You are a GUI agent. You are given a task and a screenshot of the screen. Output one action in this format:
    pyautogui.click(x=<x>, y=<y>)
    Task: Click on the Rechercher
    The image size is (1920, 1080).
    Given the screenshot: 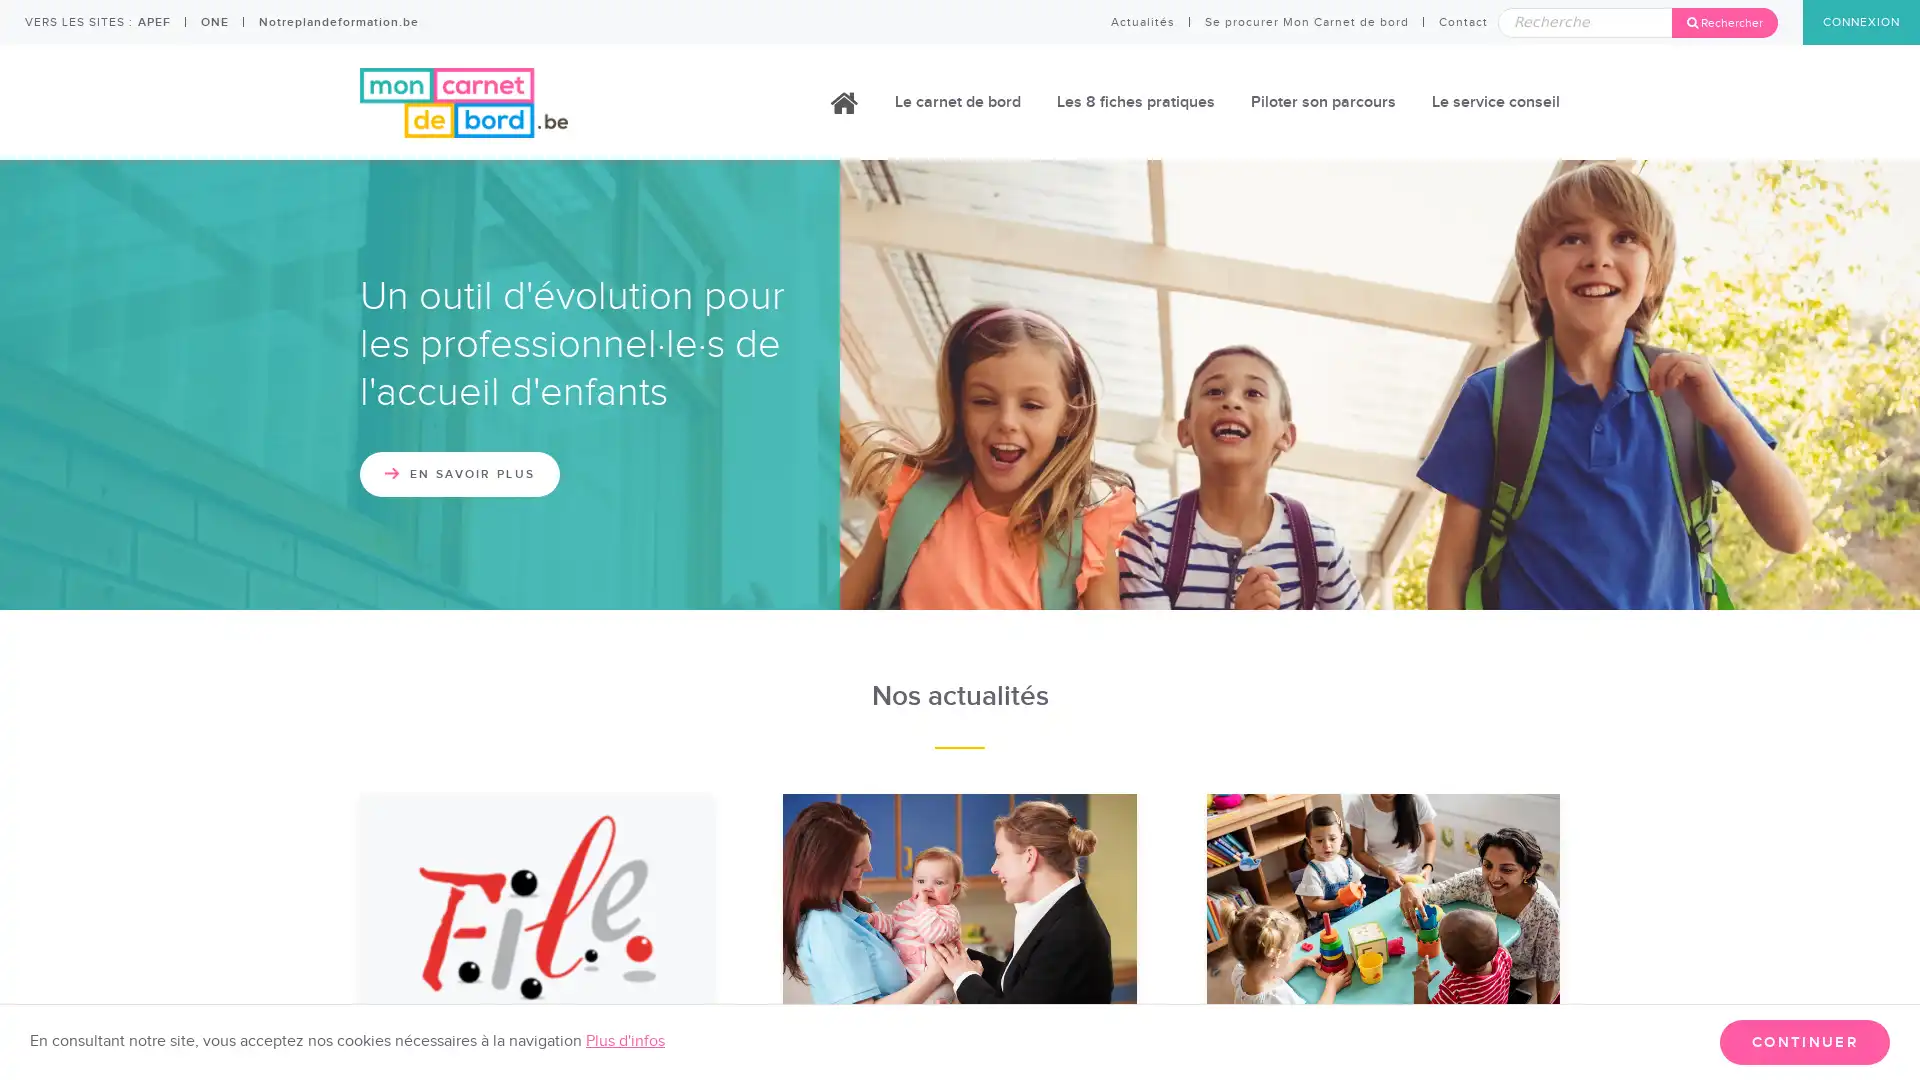 What is the action you would take?
    pyautogui.click(x=1723, y=22)
    